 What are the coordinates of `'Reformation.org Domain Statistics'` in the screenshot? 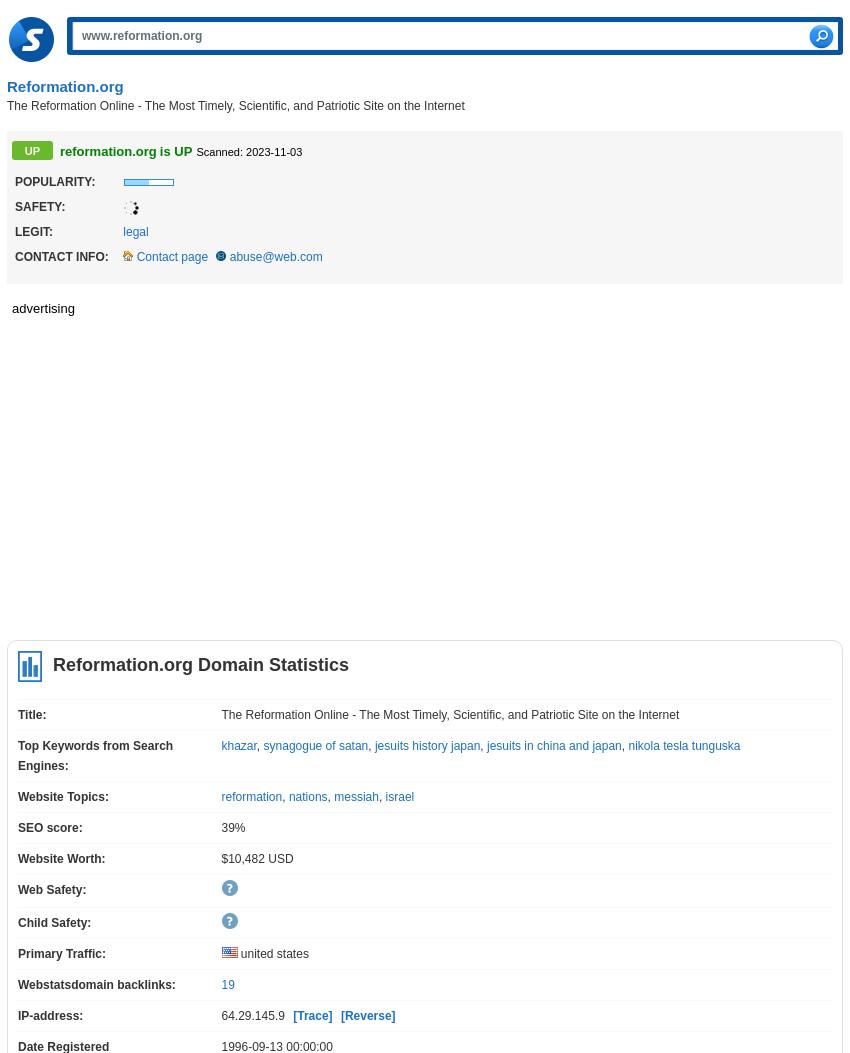 It's located at (200, 663).